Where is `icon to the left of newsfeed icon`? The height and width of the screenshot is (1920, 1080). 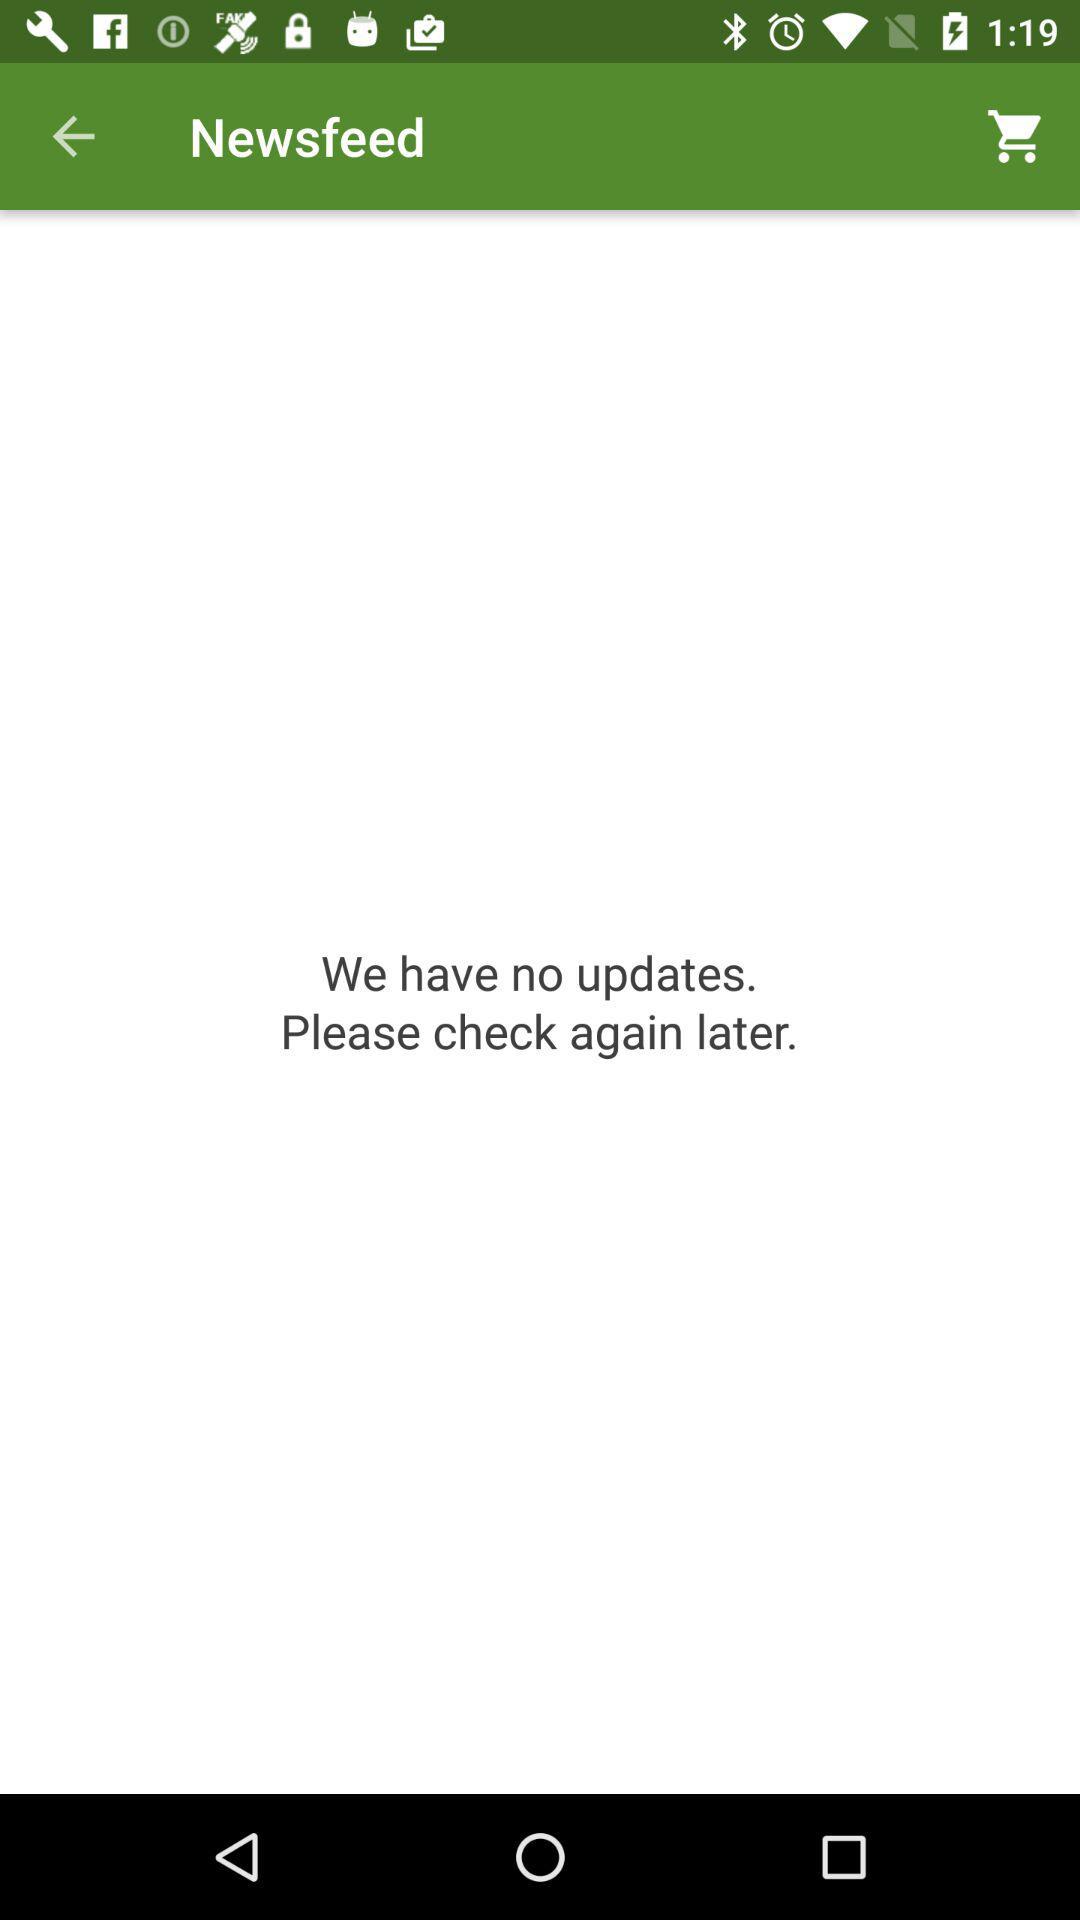
icon to the left of newsfeed icon is located at coordinates (72, 135).